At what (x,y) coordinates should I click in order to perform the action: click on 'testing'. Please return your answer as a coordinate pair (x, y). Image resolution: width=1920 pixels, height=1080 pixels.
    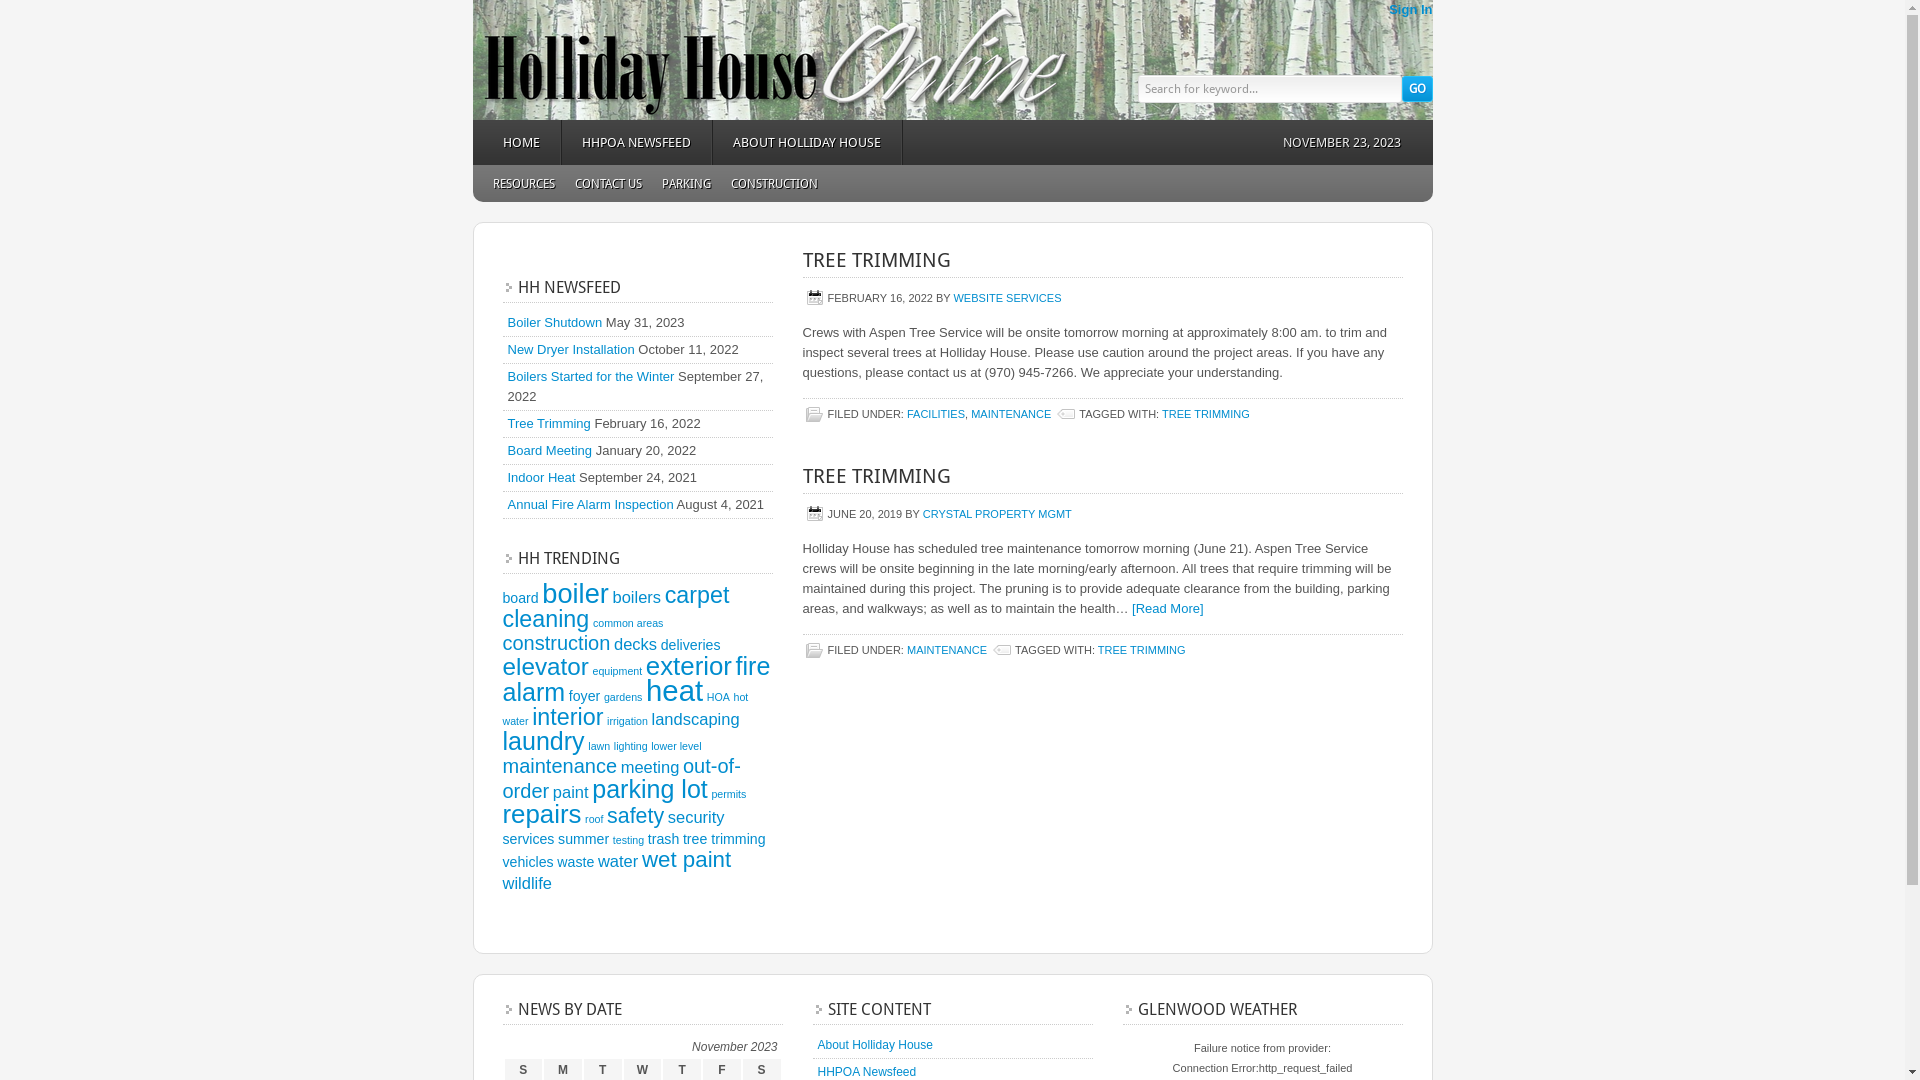
    Looking at the image, I should click on (627, 840).